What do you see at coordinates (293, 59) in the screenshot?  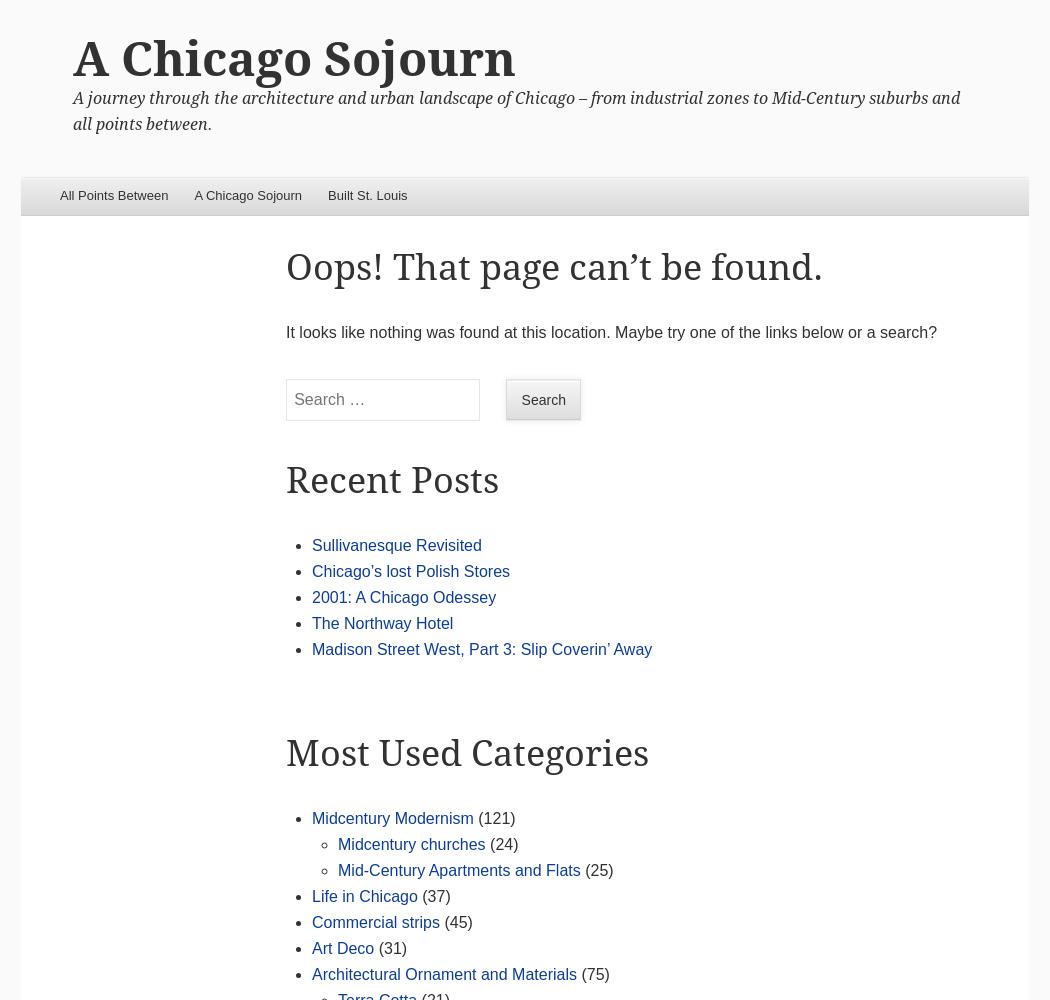 I see `'A Chicago Sojourn'` at bounding box center [293, 59].